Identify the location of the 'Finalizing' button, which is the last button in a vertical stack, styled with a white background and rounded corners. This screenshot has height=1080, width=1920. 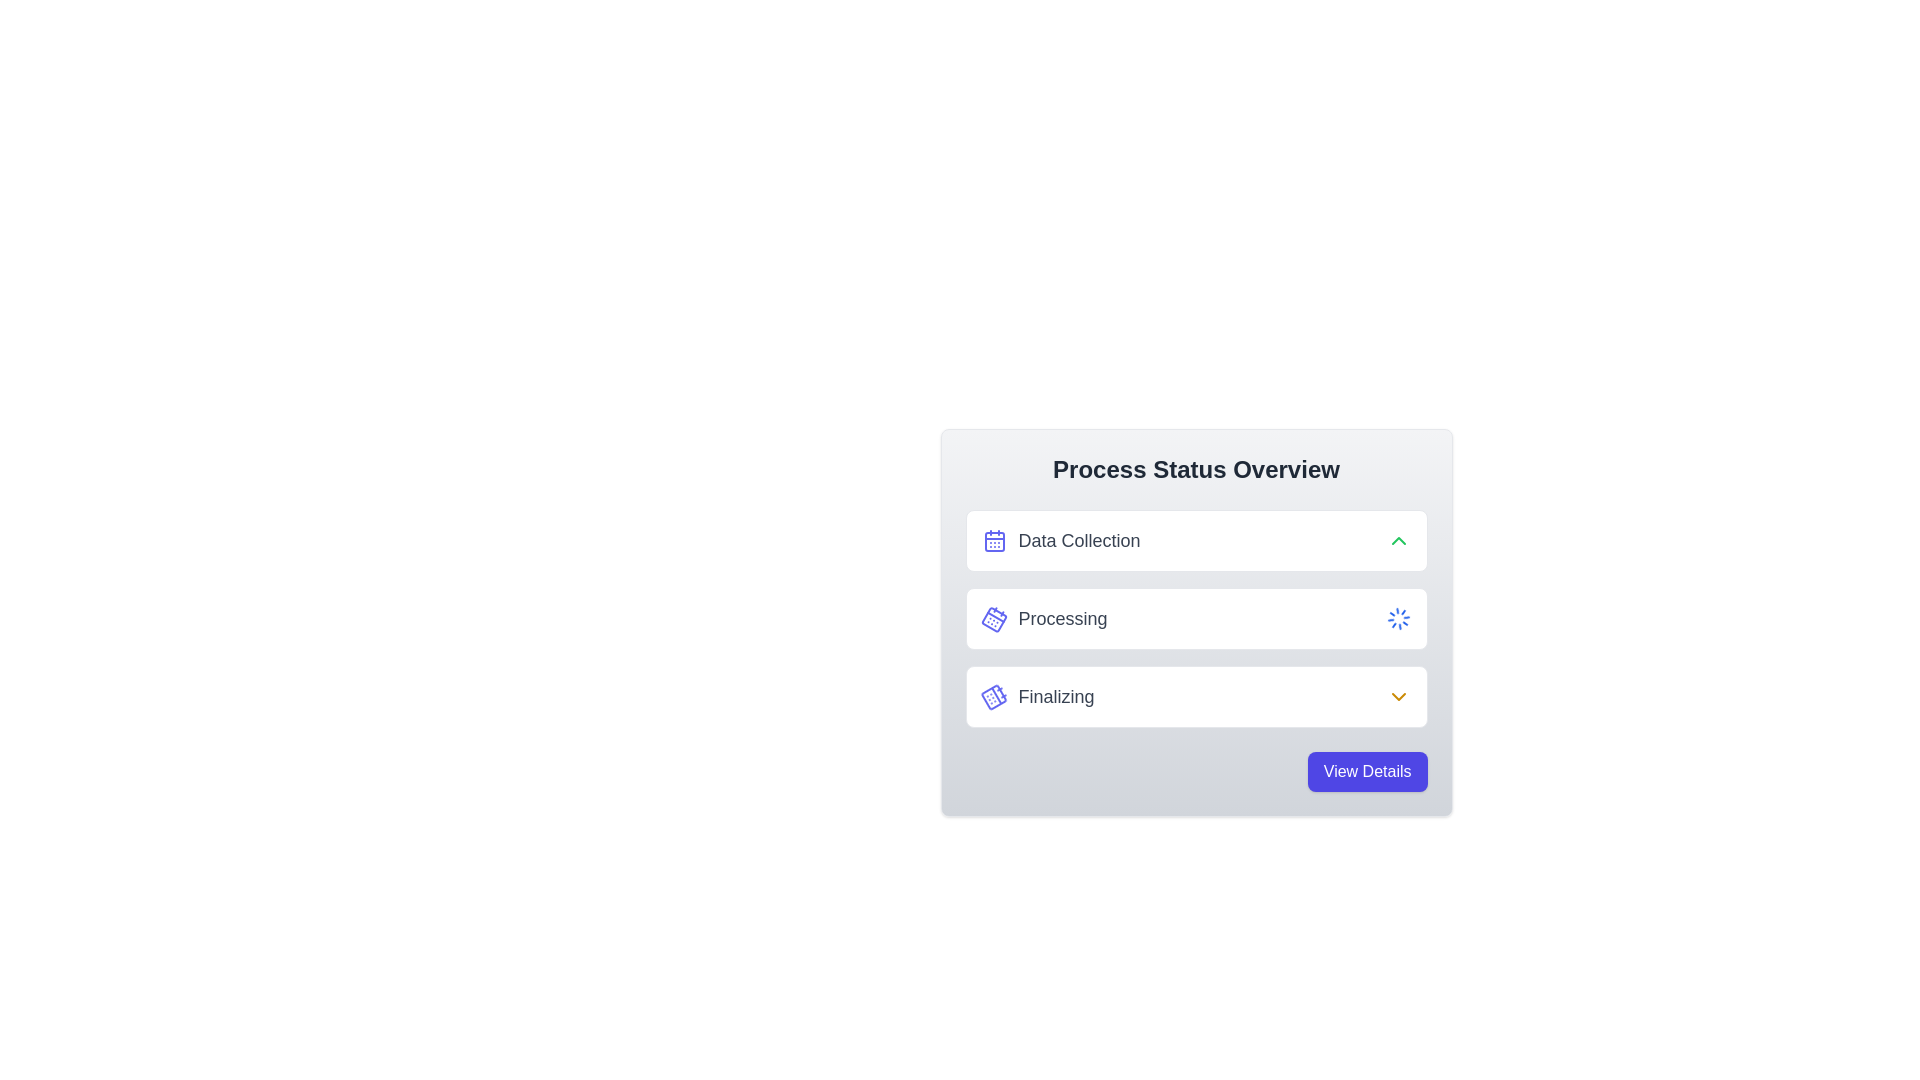
(1196, 696).